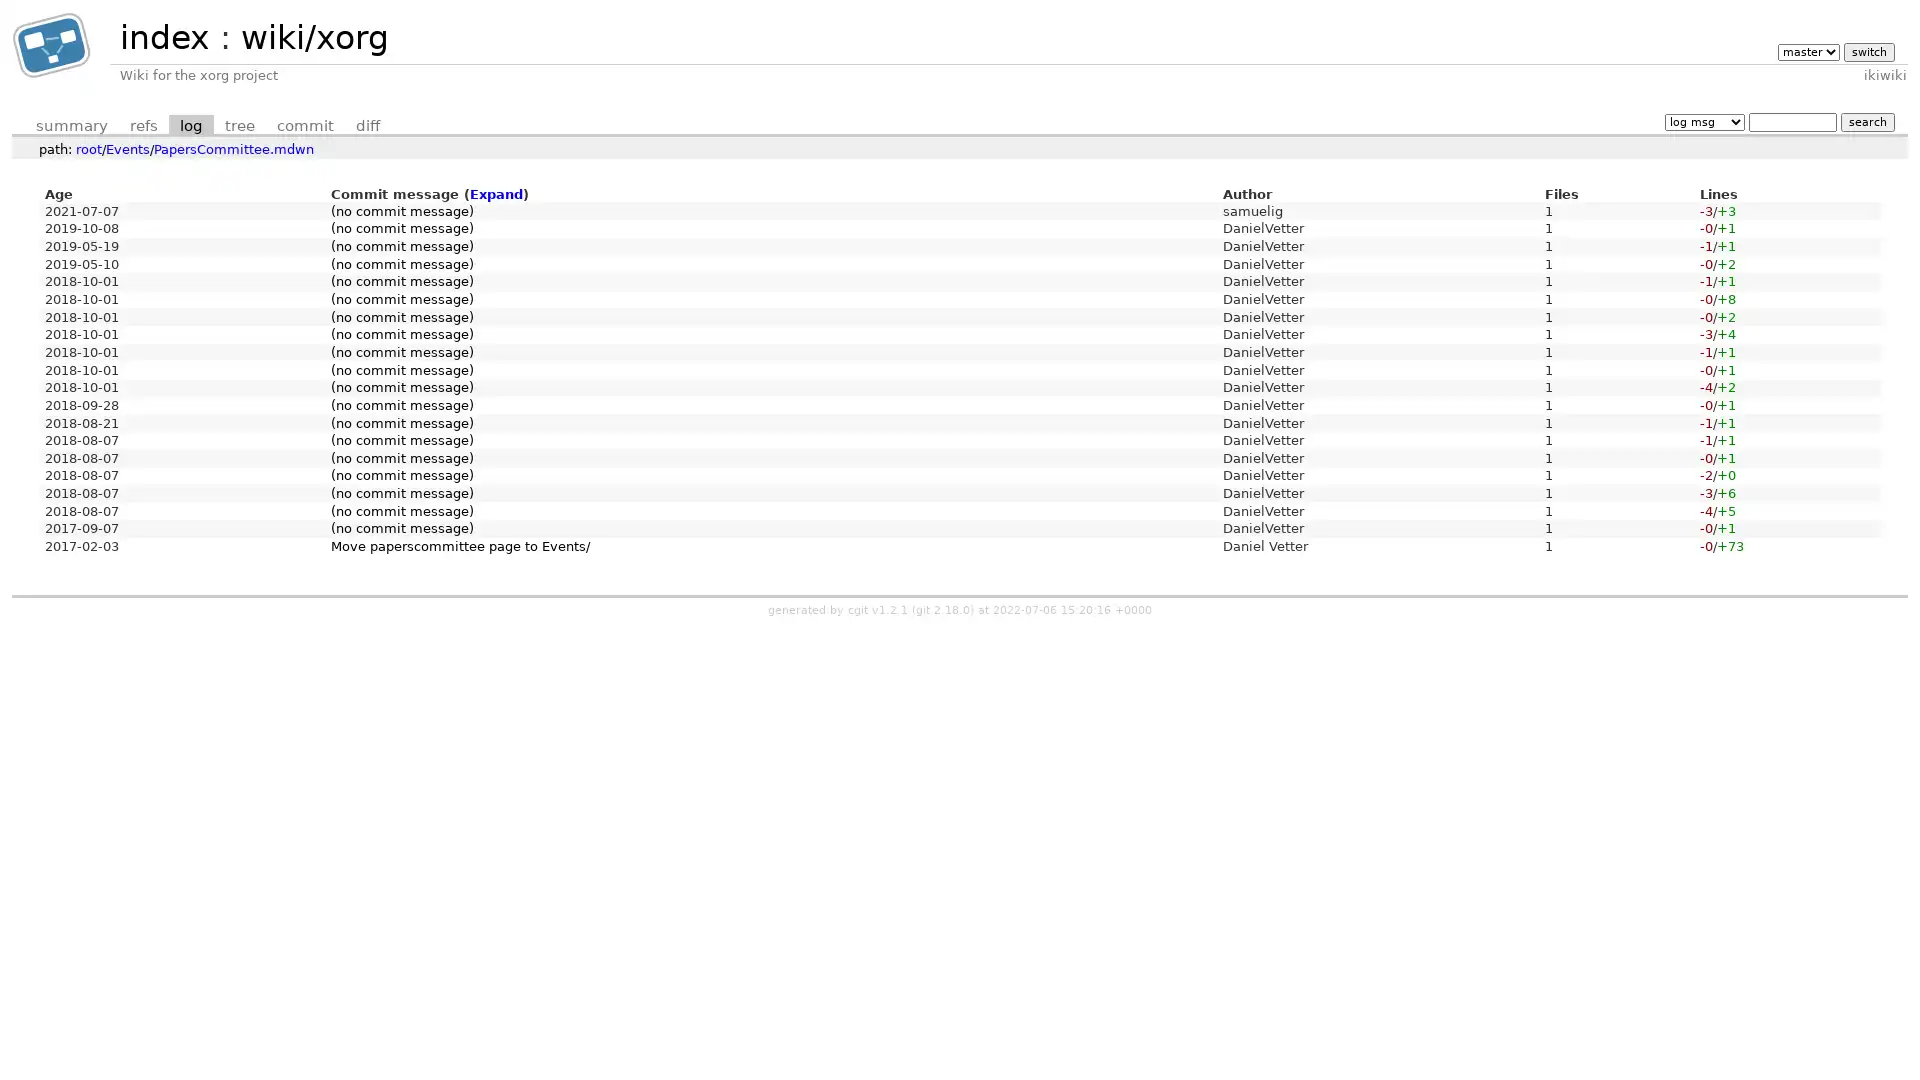  What do you see at coordinates (1866, 121) in the screenshot?
I see `search` at bounding box center [1866, 121].